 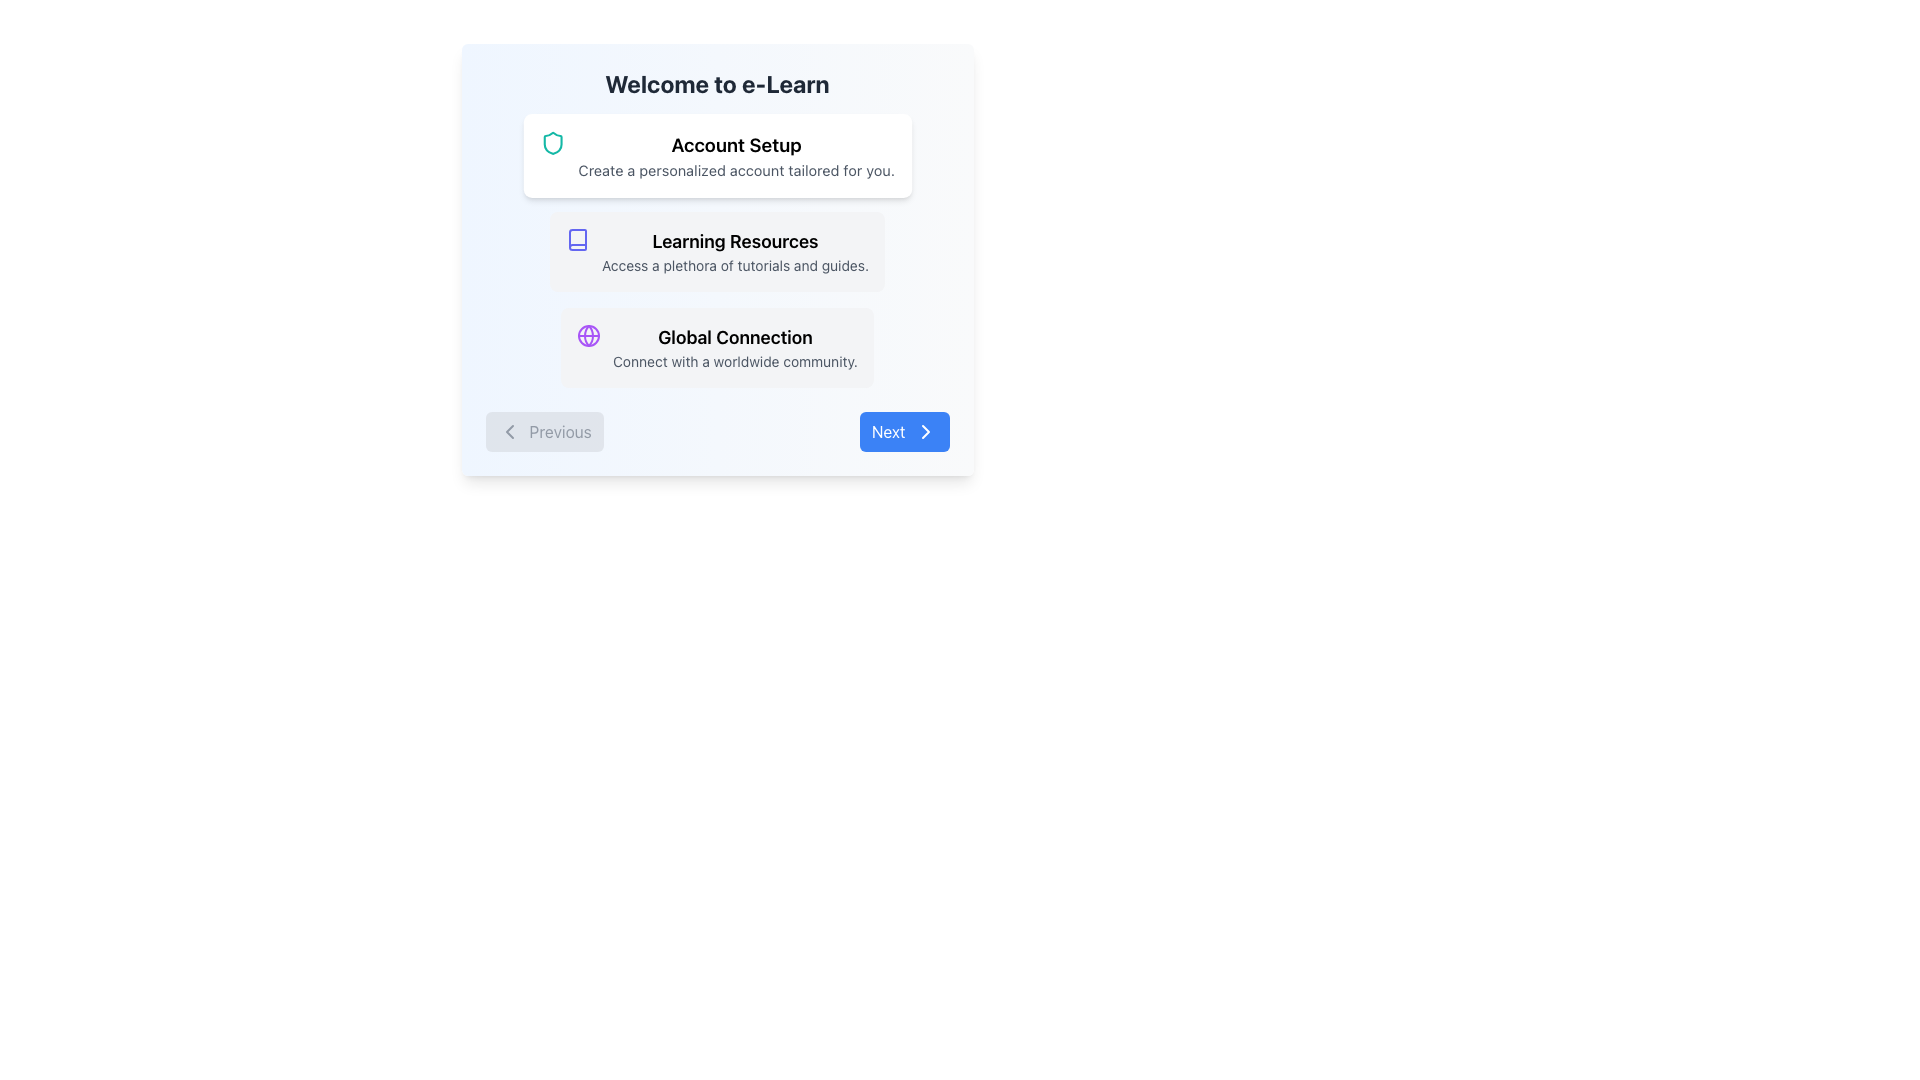 What do you see at coordinates (717, 431) in the screenshot?
I see `the Navigation Bar buttons at the bottom of the content area` at bounding box center [717, 431].